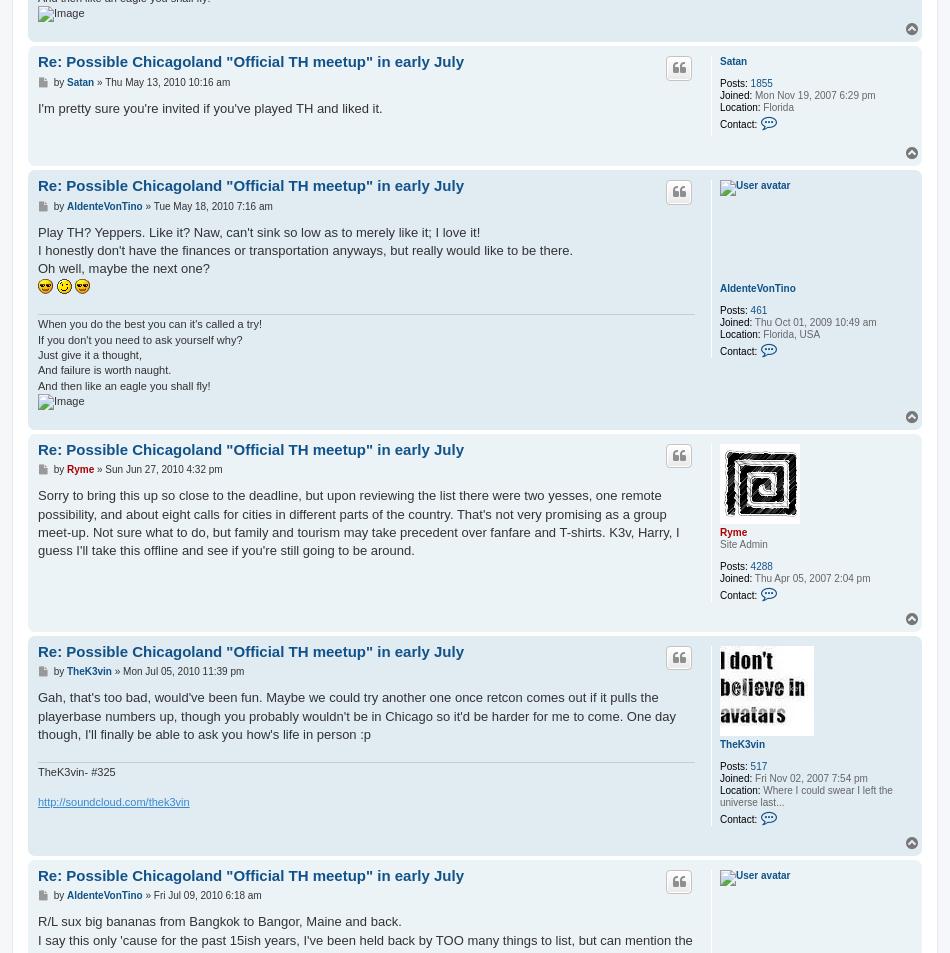 Image resolution: width=950 pixels, height=953 pixels. What do you see at coordinates (751, 321) in the screenshot?
I see `'Thu Oct 01, 2009 10:49 am'` at bounding box center [751, 321].